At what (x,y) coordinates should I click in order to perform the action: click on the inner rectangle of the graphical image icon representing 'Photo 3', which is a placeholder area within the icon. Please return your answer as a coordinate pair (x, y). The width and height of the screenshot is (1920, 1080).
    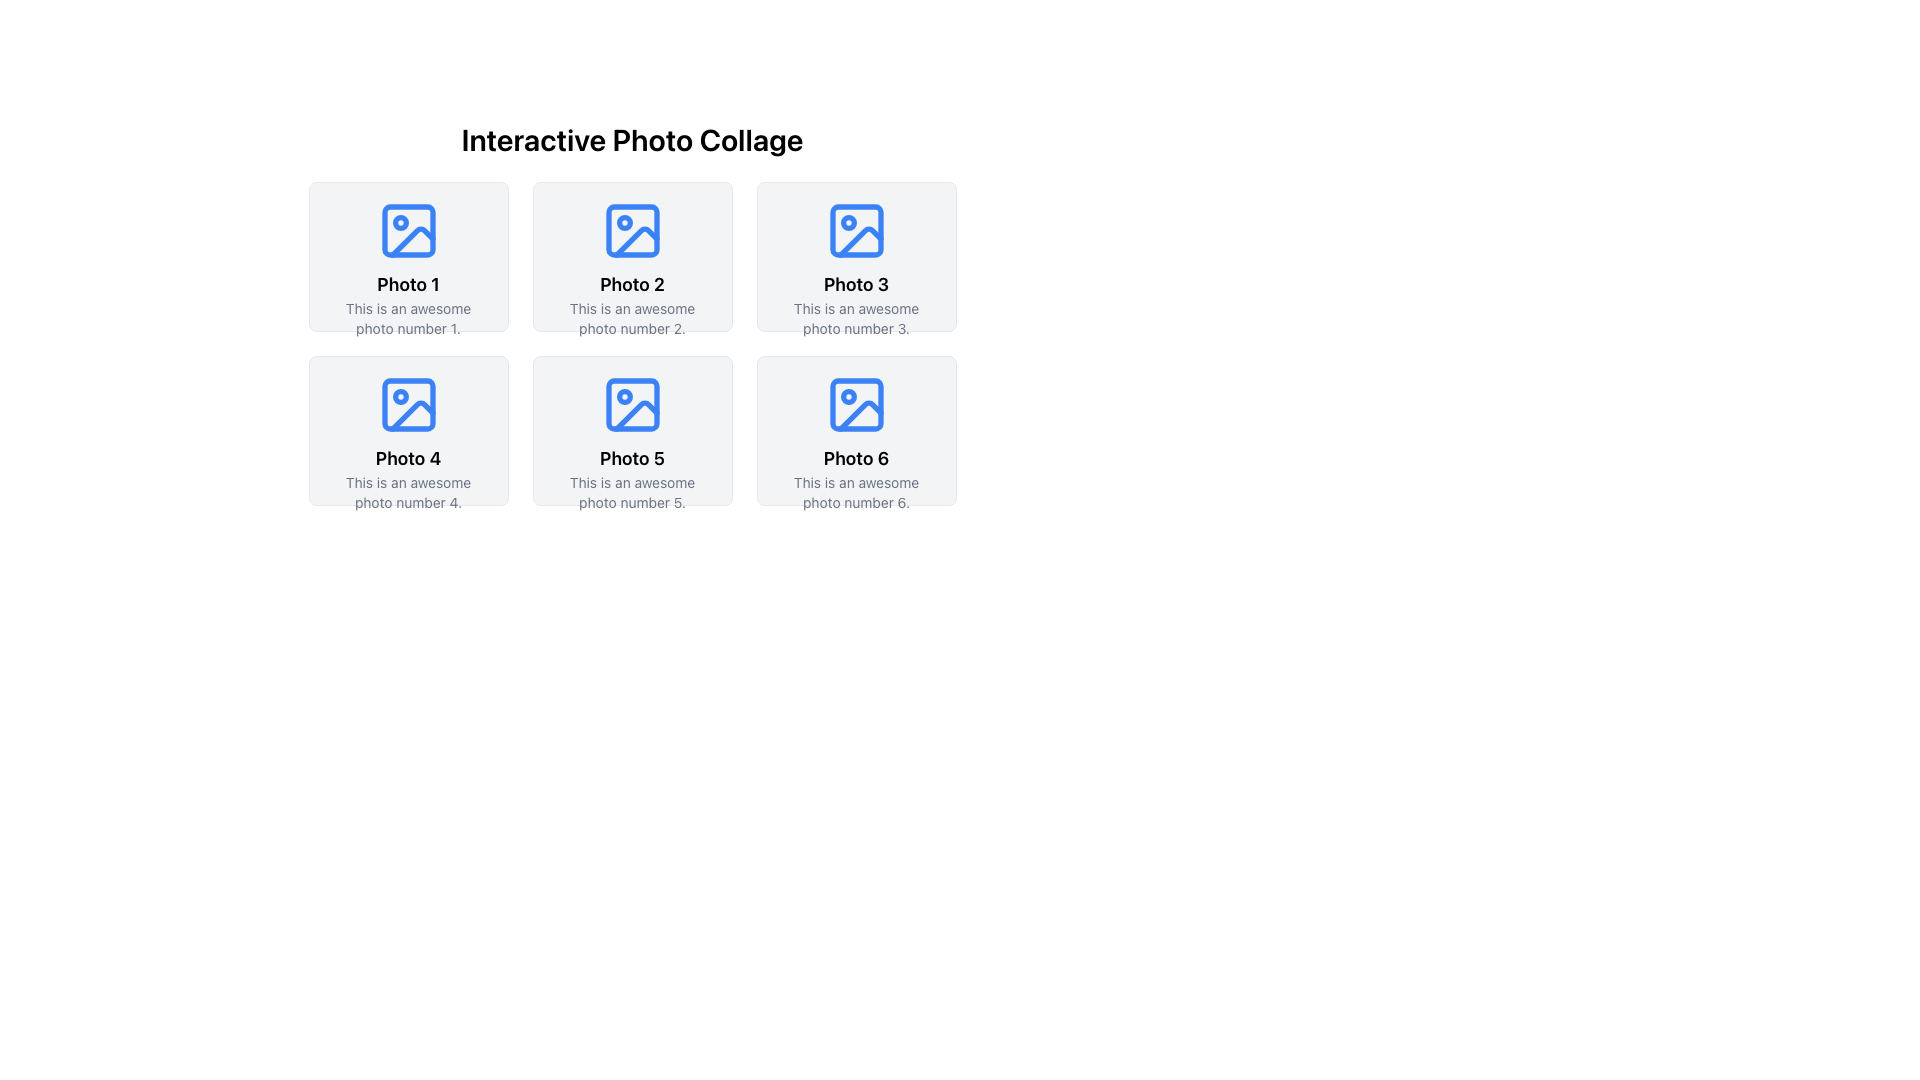
    Looking at the image, I should click on (856, 230).